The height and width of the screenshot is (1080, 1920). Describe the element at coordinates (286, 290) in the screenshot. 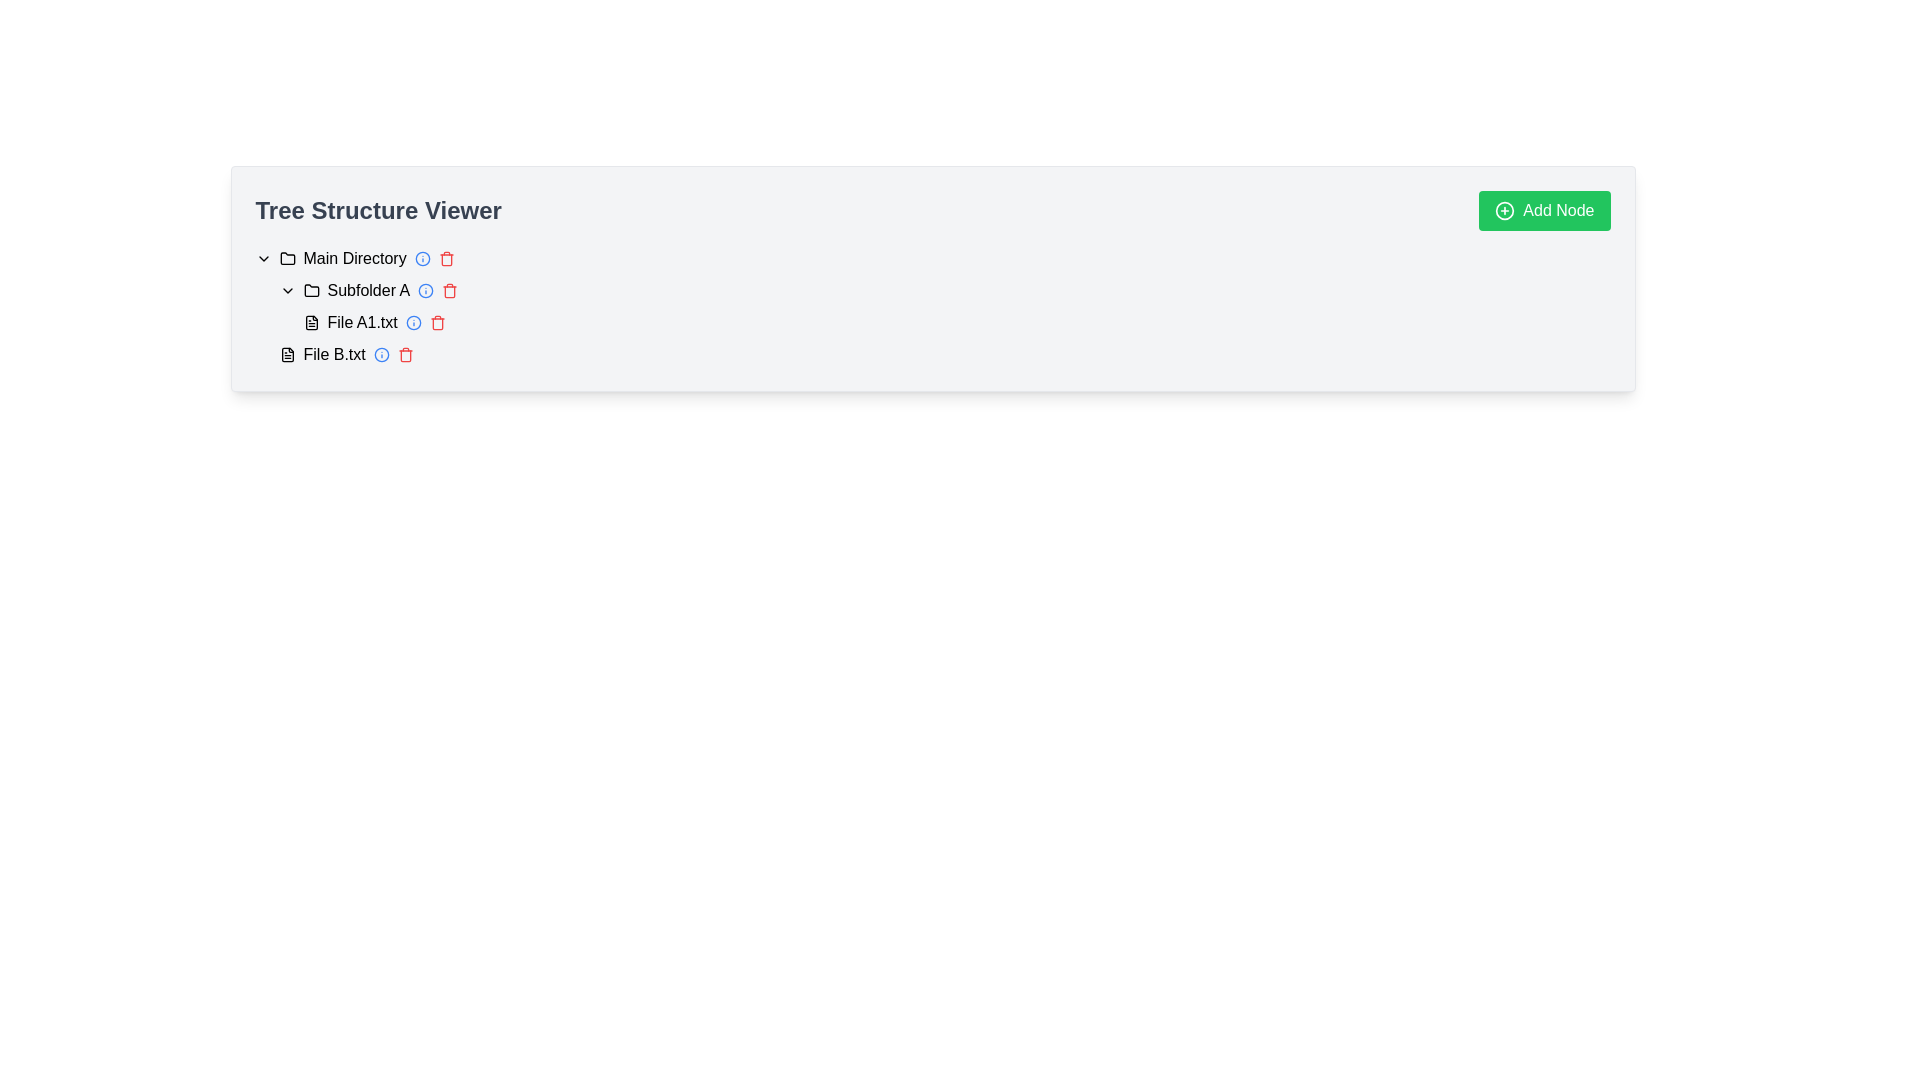

I see `the downward-pointing chevron icon button located to the left of the text 'Subfolder A'` at that location.